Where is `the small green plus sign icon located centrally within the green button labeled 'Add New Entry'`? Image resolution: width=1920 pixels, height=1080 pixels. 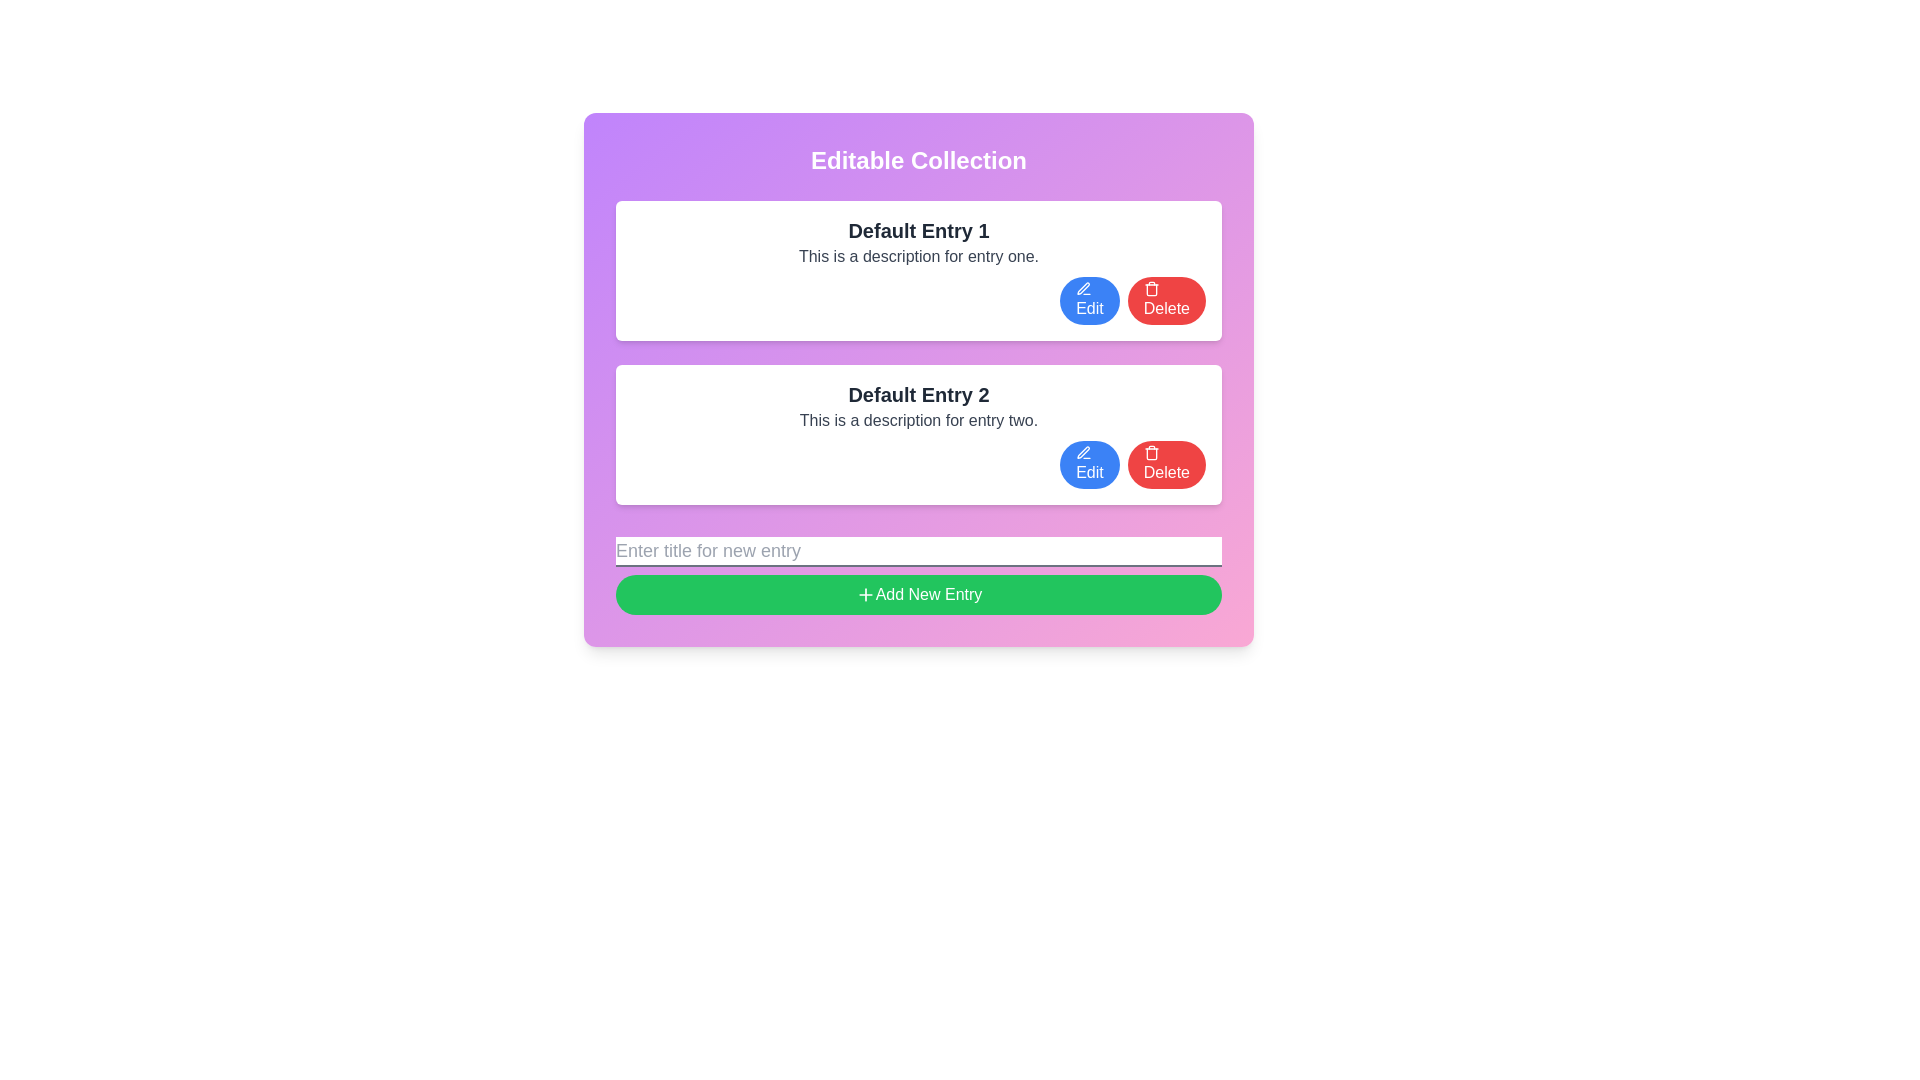
the small green plus sign icon located centrally within the green button labeled 'Add New Entry' is located at coordinates (865, 593).